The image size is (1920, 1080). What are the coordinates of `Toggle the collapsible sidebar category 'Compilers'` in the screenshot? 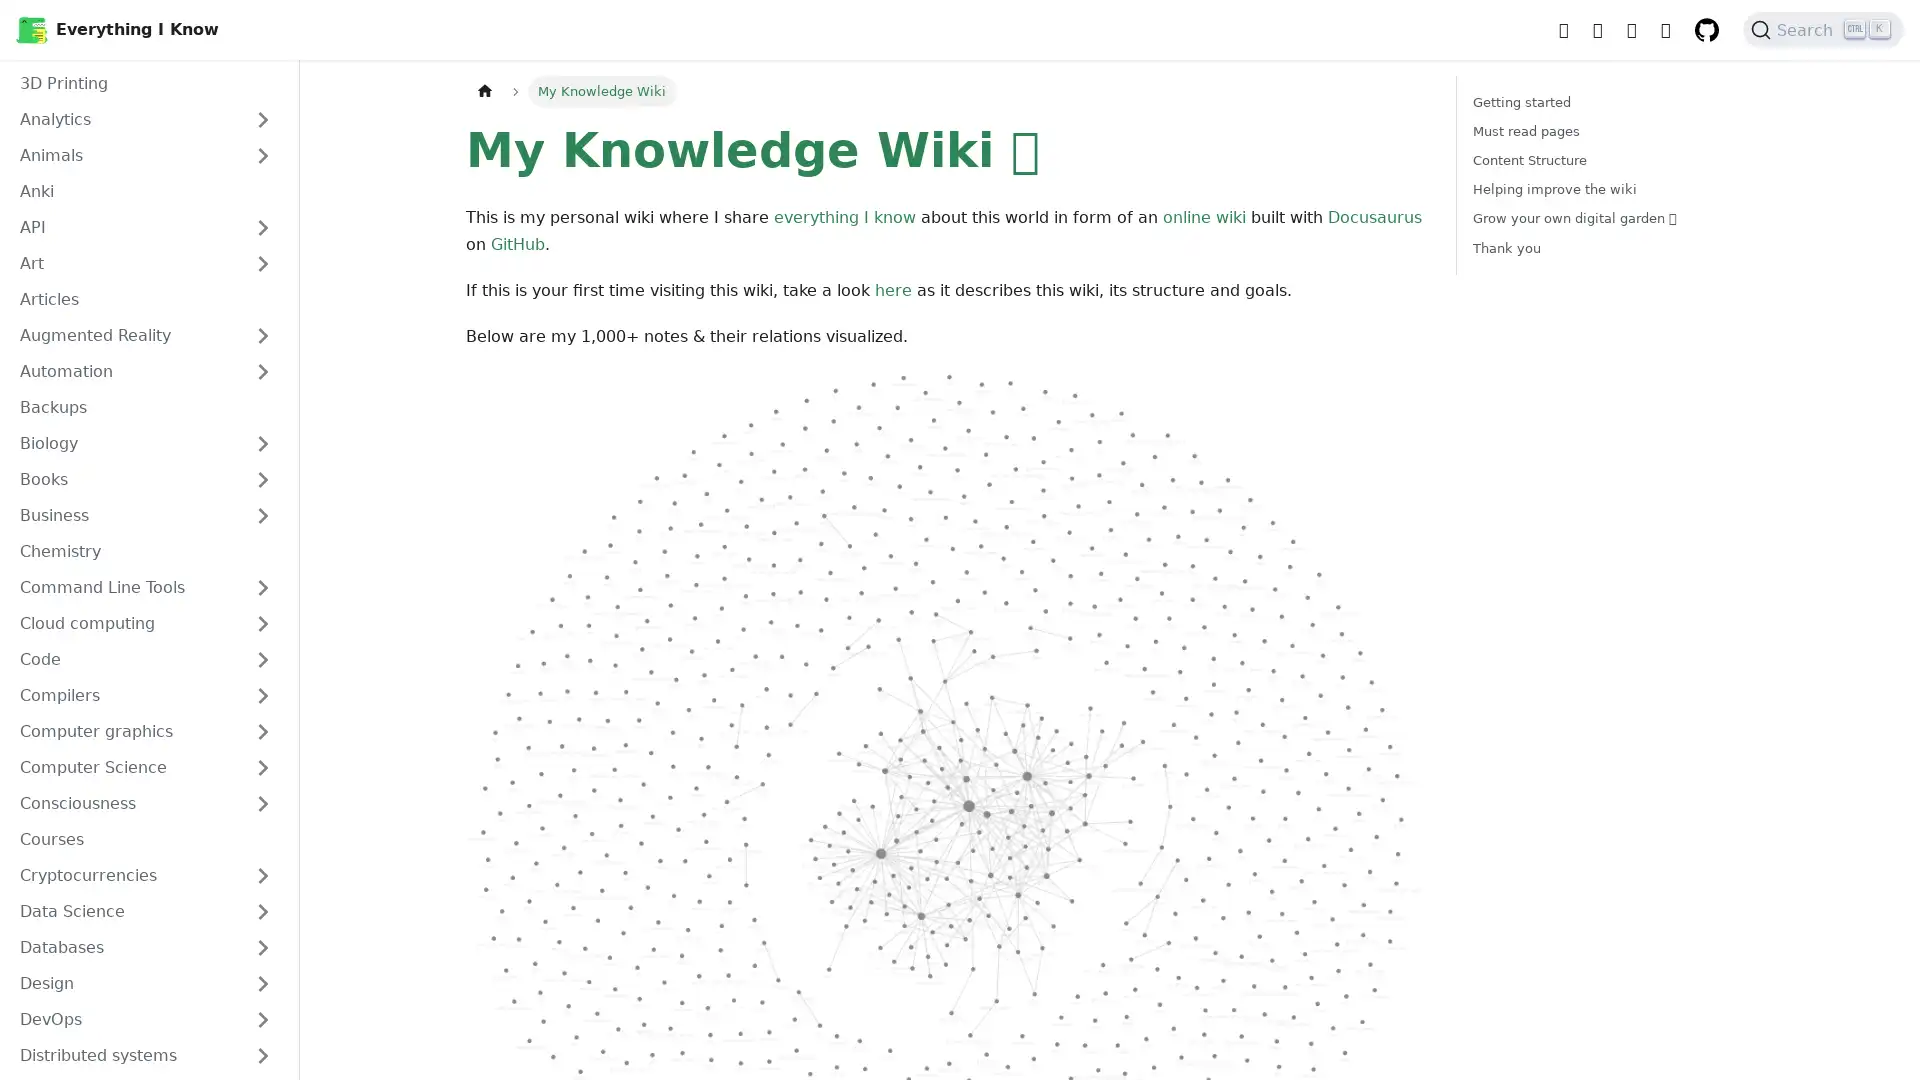 It's located at (262, 694).